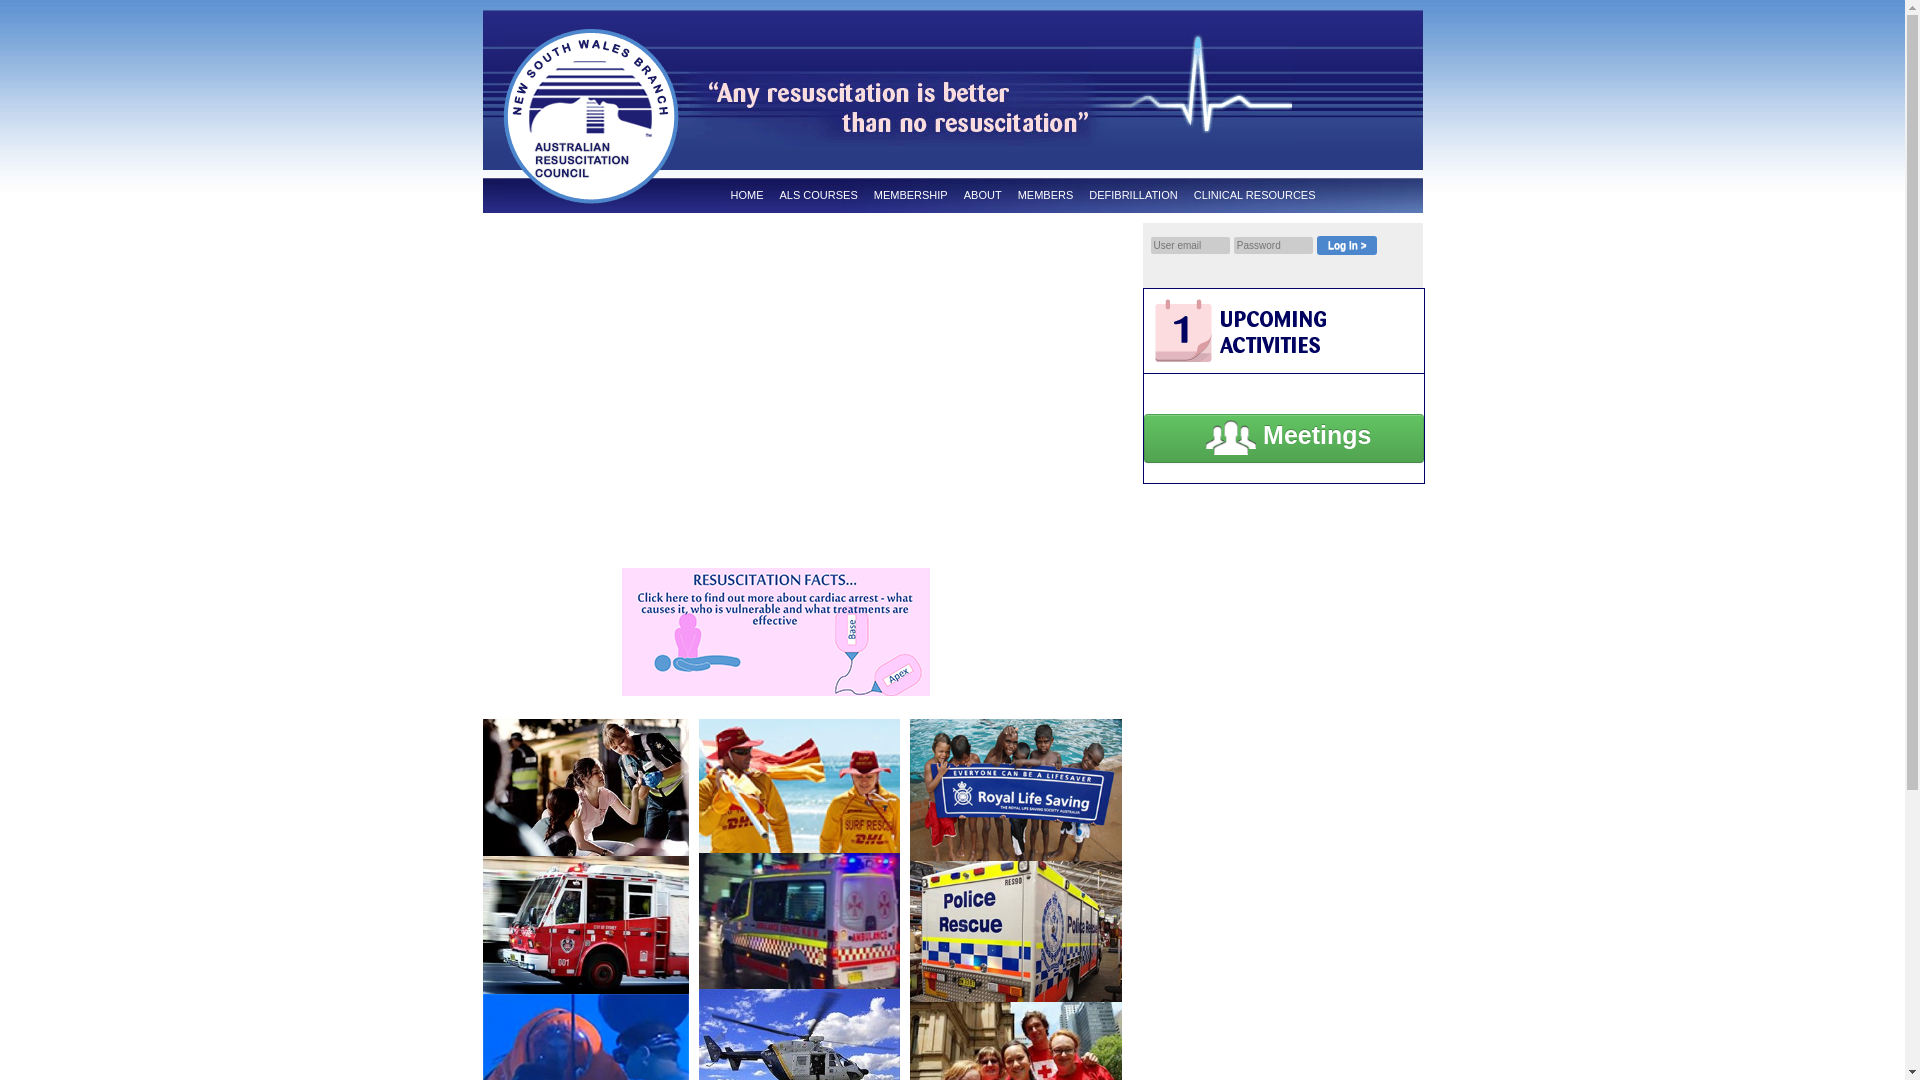 This screenshot has height=1080, width=1920. Describe the element at coordinates (1045, 195) in the screenshot. I see `'MEMBERS'` at that location.